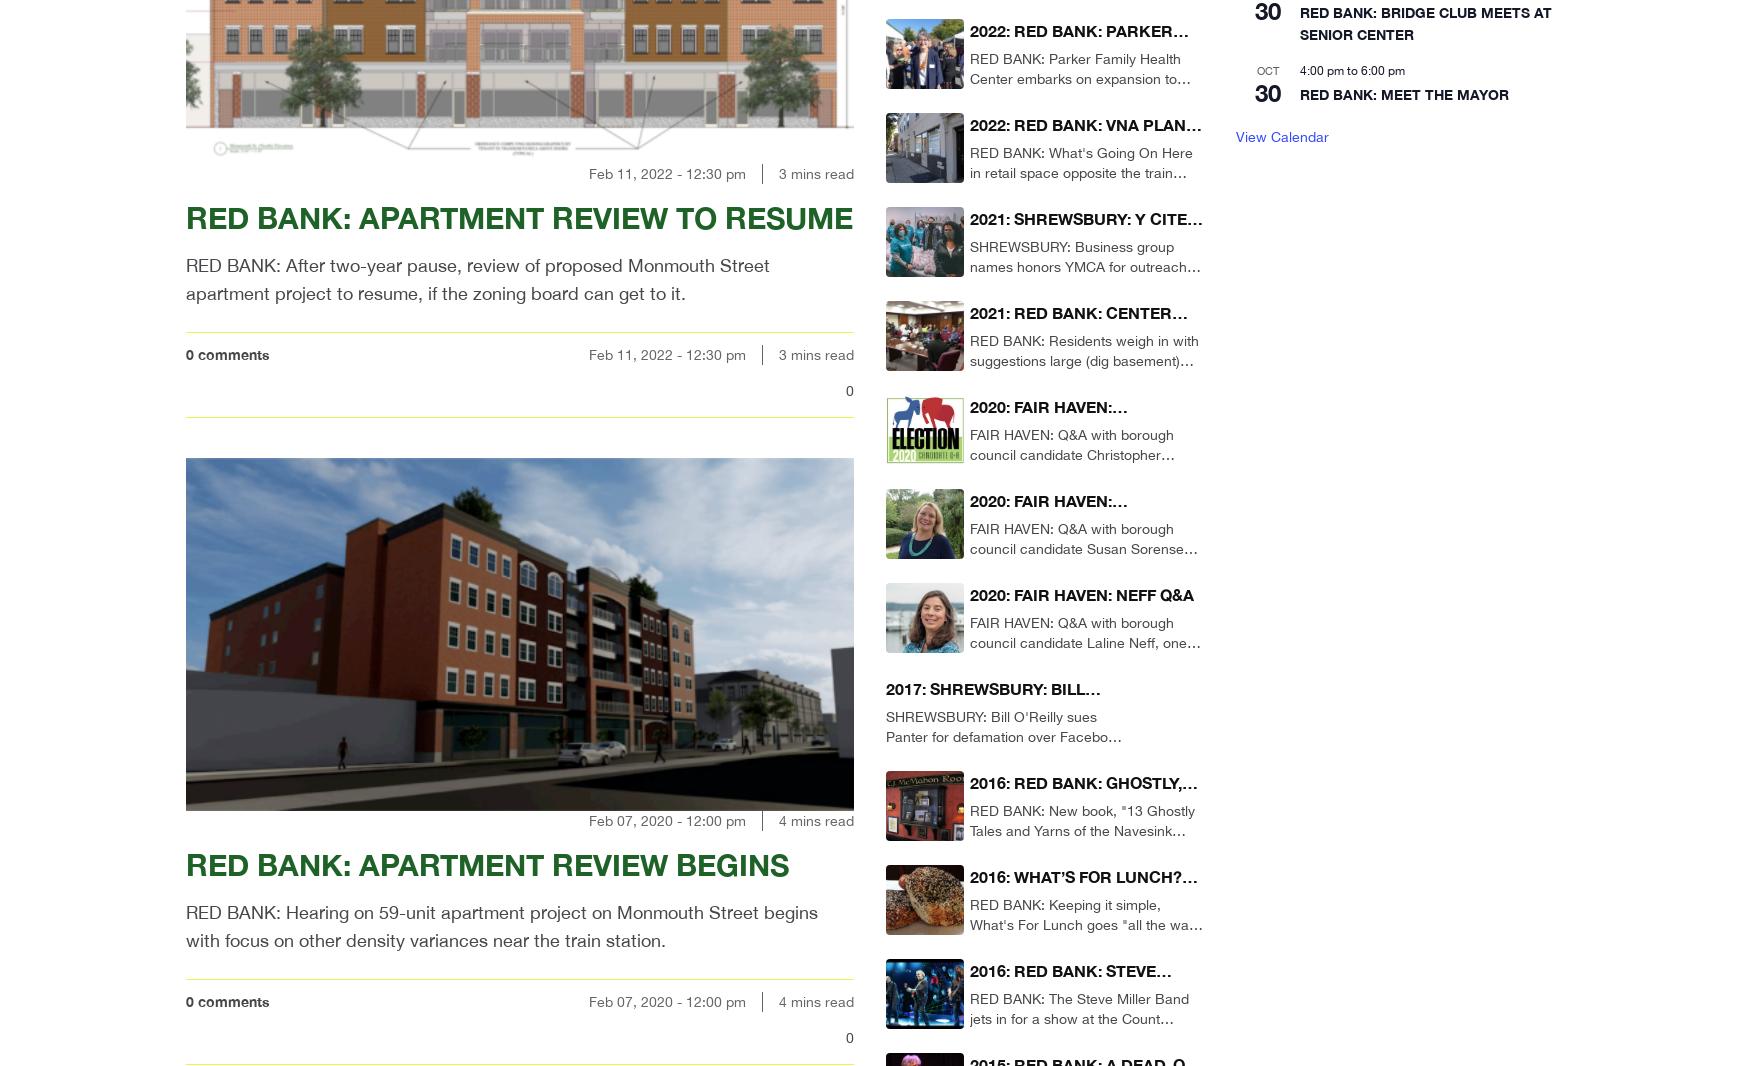  Describe the element at coordinates (486, 864) in the screenshot. I see `'RED BANK: APARTMENT REVIEW BEGINS'` at that location.